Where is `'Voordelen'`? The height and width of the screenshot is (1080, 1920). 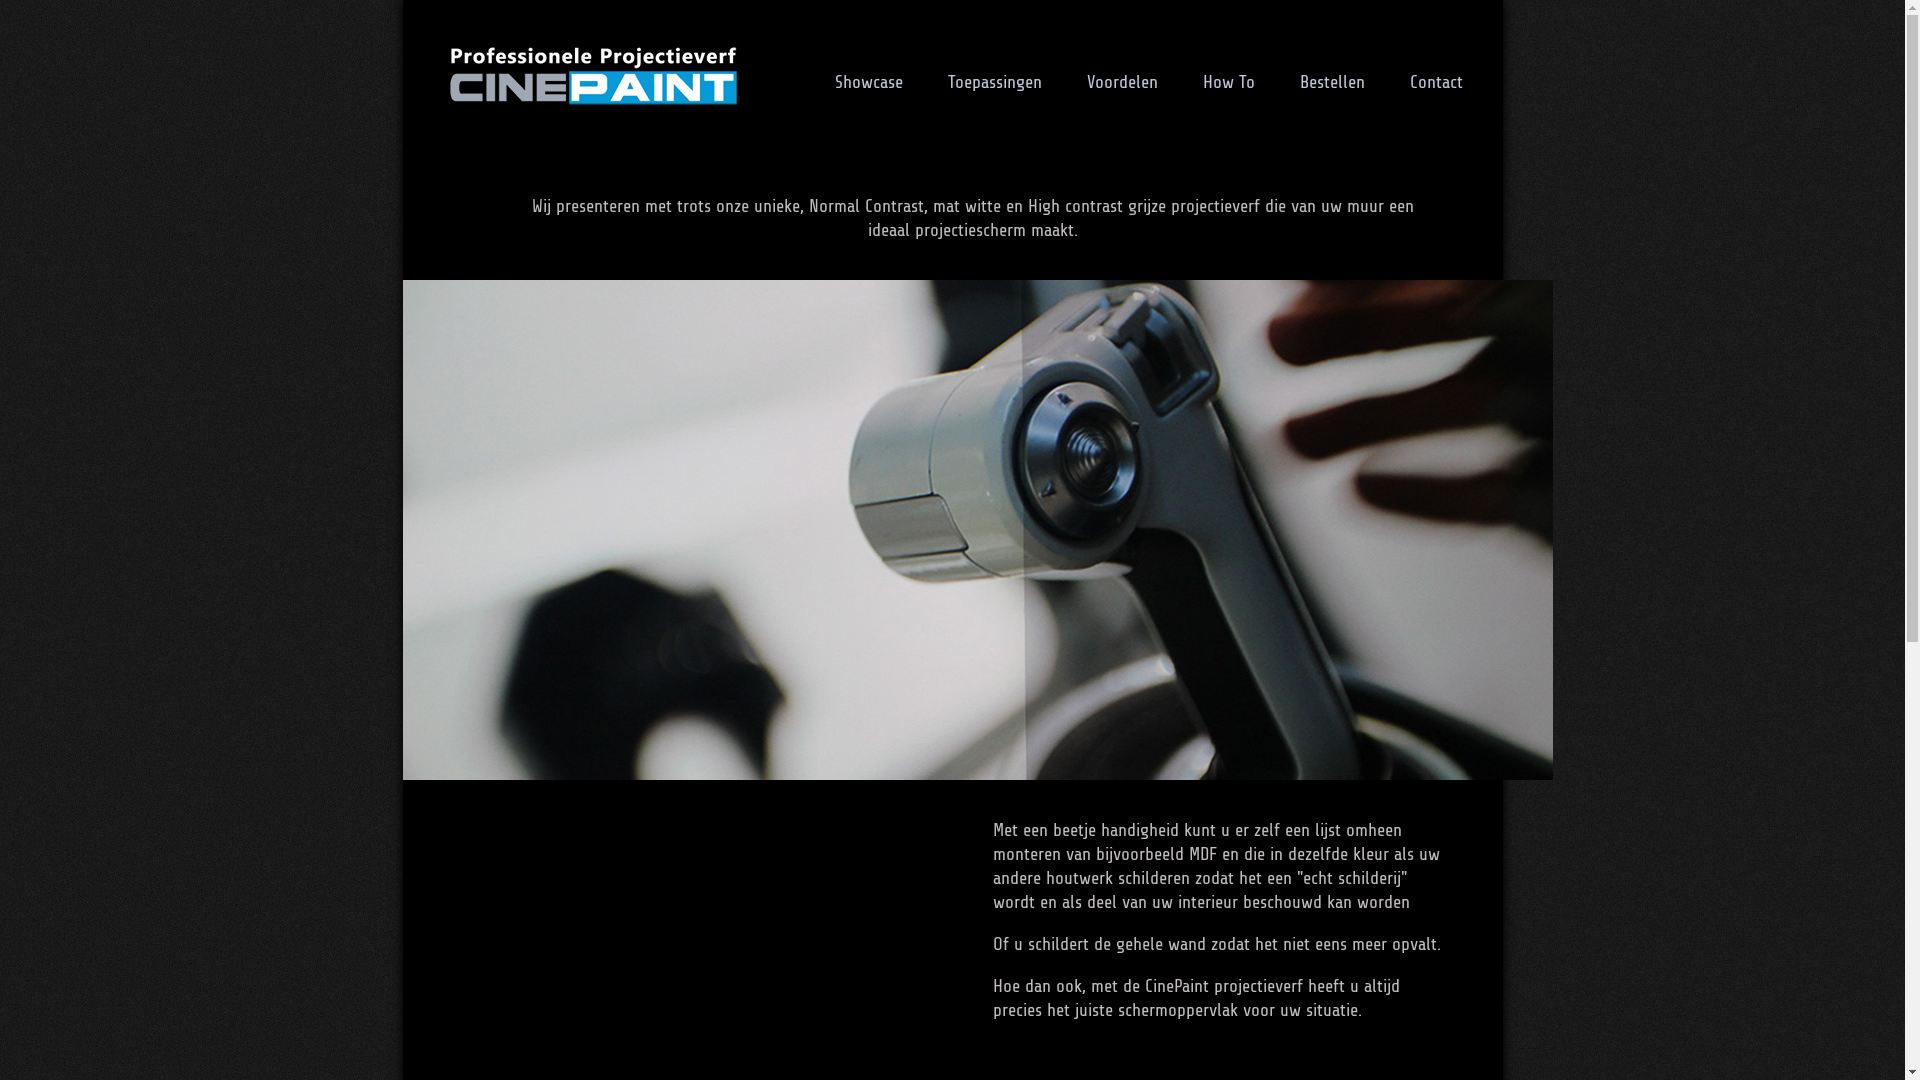 'Voordelen' is located at coordinates (1121, 80).